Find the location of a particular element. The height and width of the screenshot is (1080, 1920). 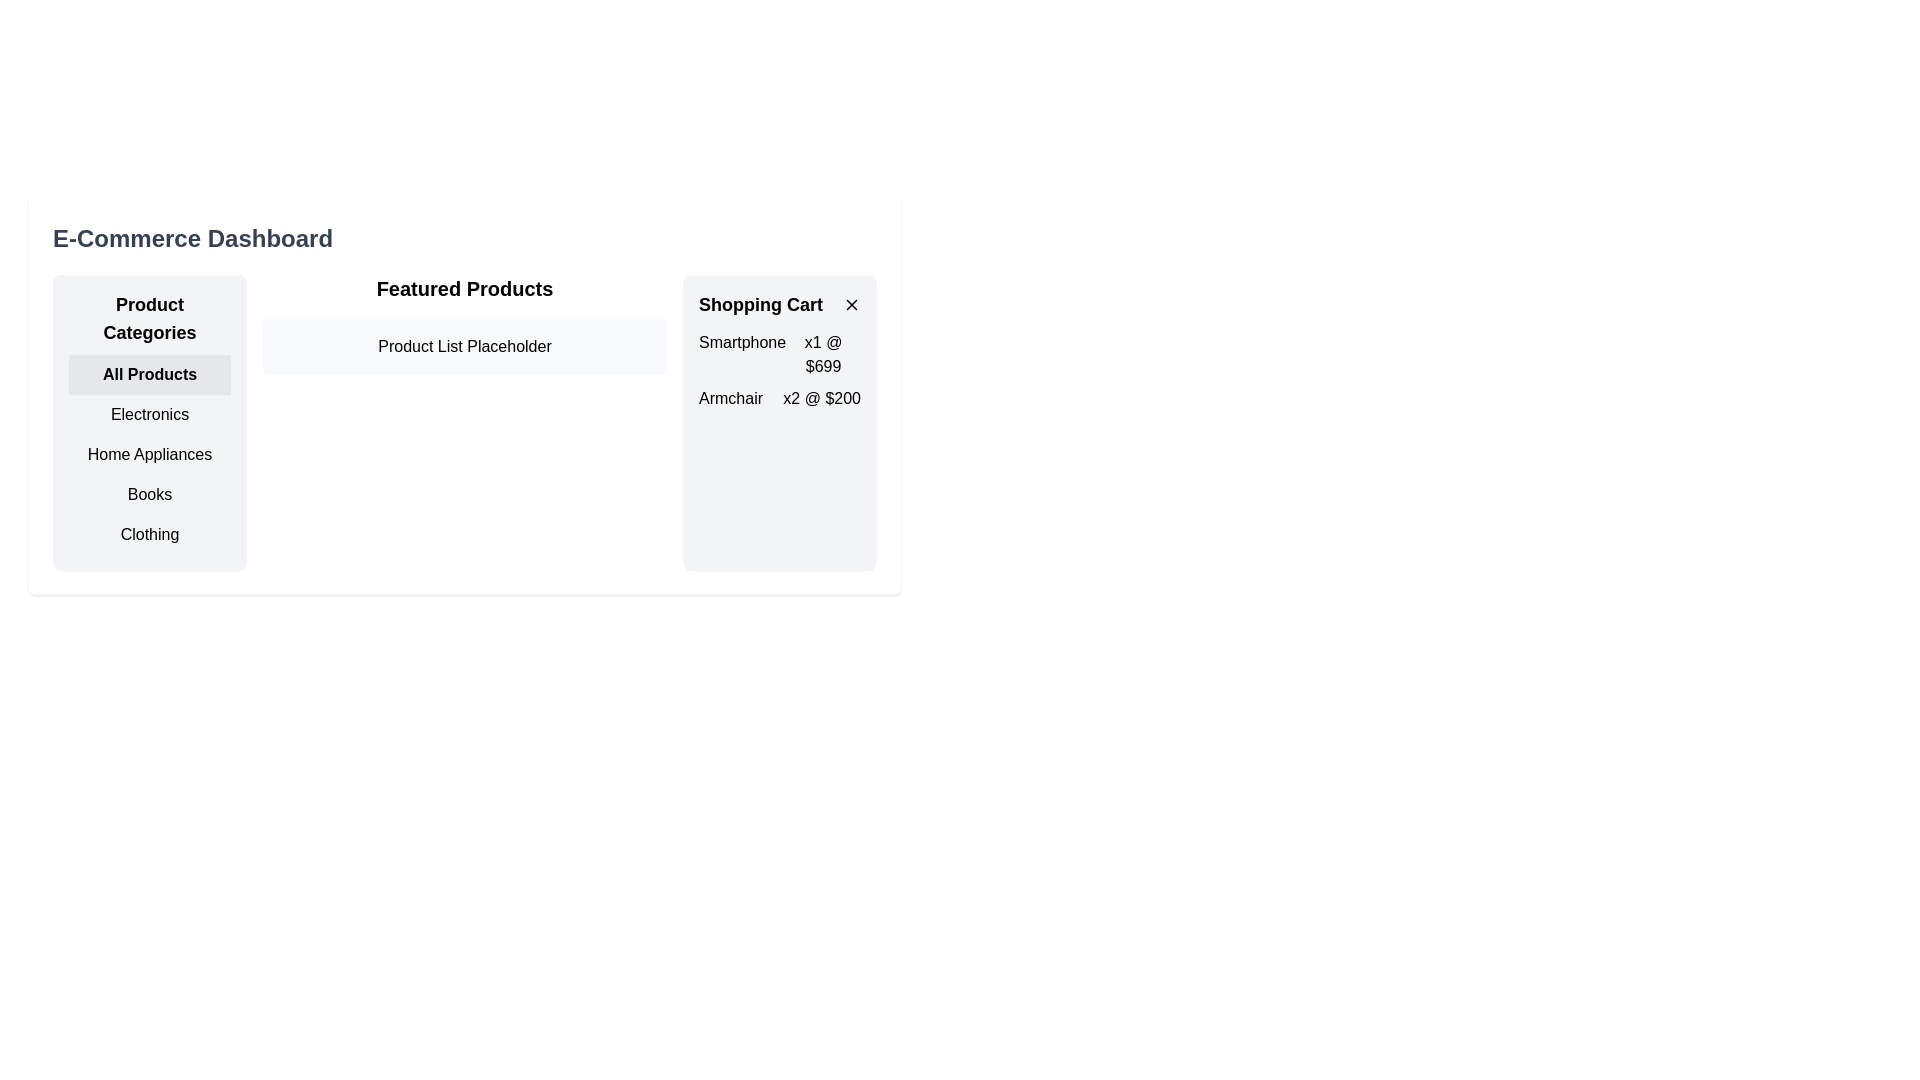

the 'Clothing' category list item in the 'Product Categories' section is located at coordinates (148, 534).